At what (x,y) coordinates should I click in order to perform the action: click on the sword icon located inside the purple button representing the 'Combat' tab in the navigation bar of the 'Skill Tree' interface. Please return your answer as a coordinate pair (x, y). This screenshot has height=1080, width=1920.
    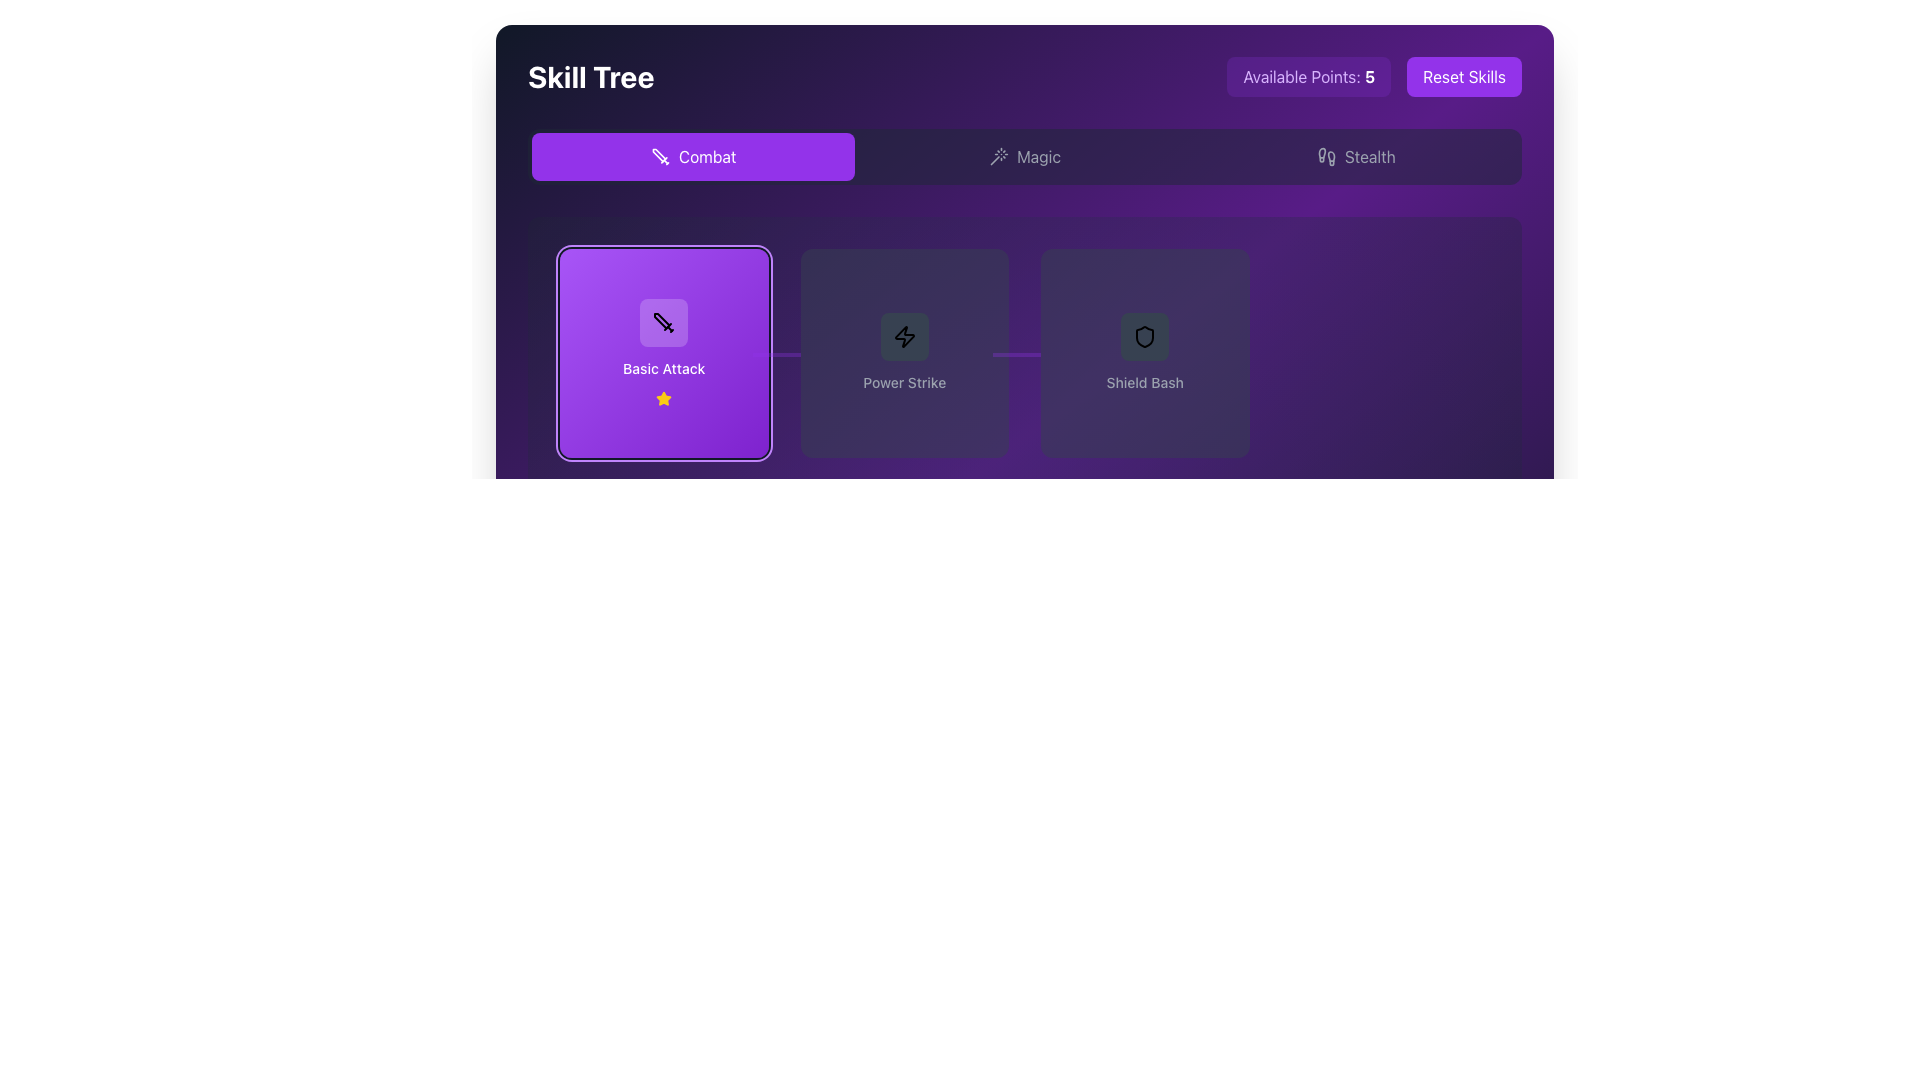
    Looking at the image, I should click on (660, 156).